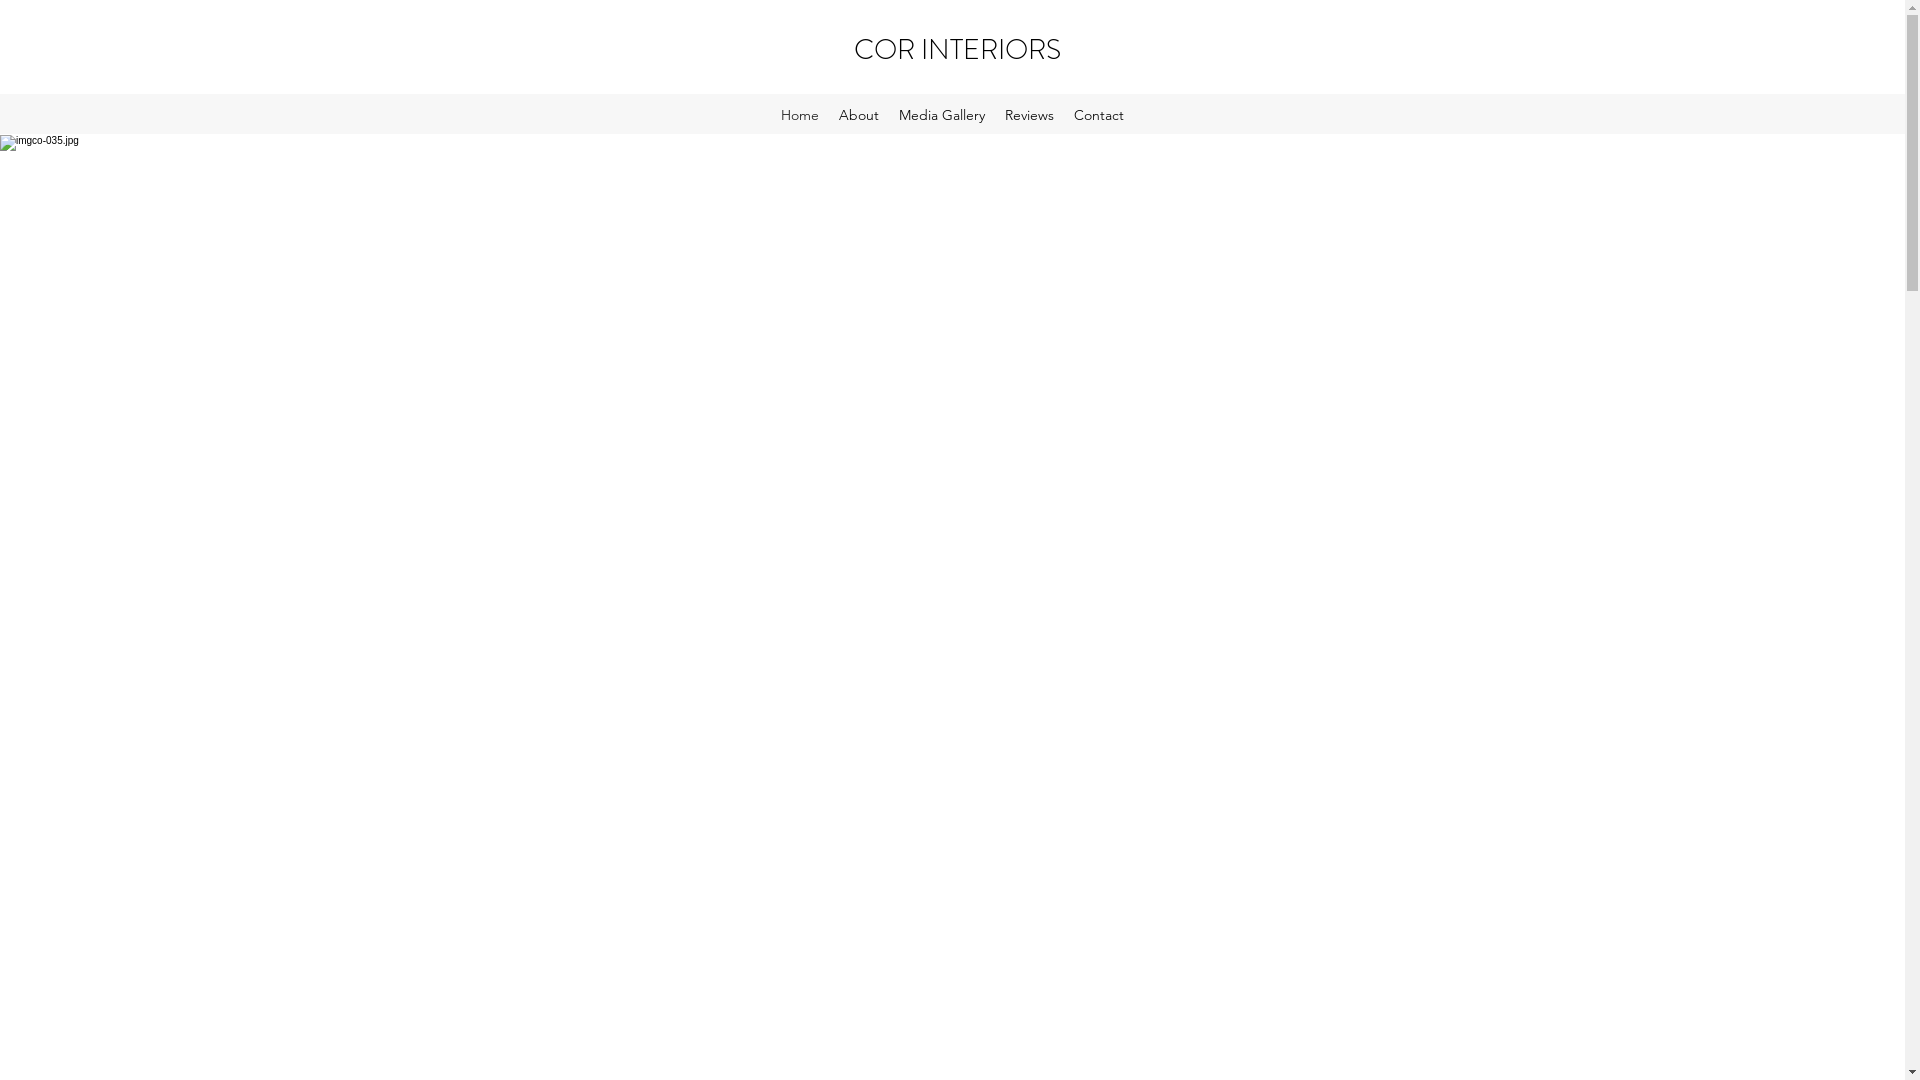 The width and height of the screenshot is (1920, 1080). I want to click on 'Reviews', so click(1029, 115).